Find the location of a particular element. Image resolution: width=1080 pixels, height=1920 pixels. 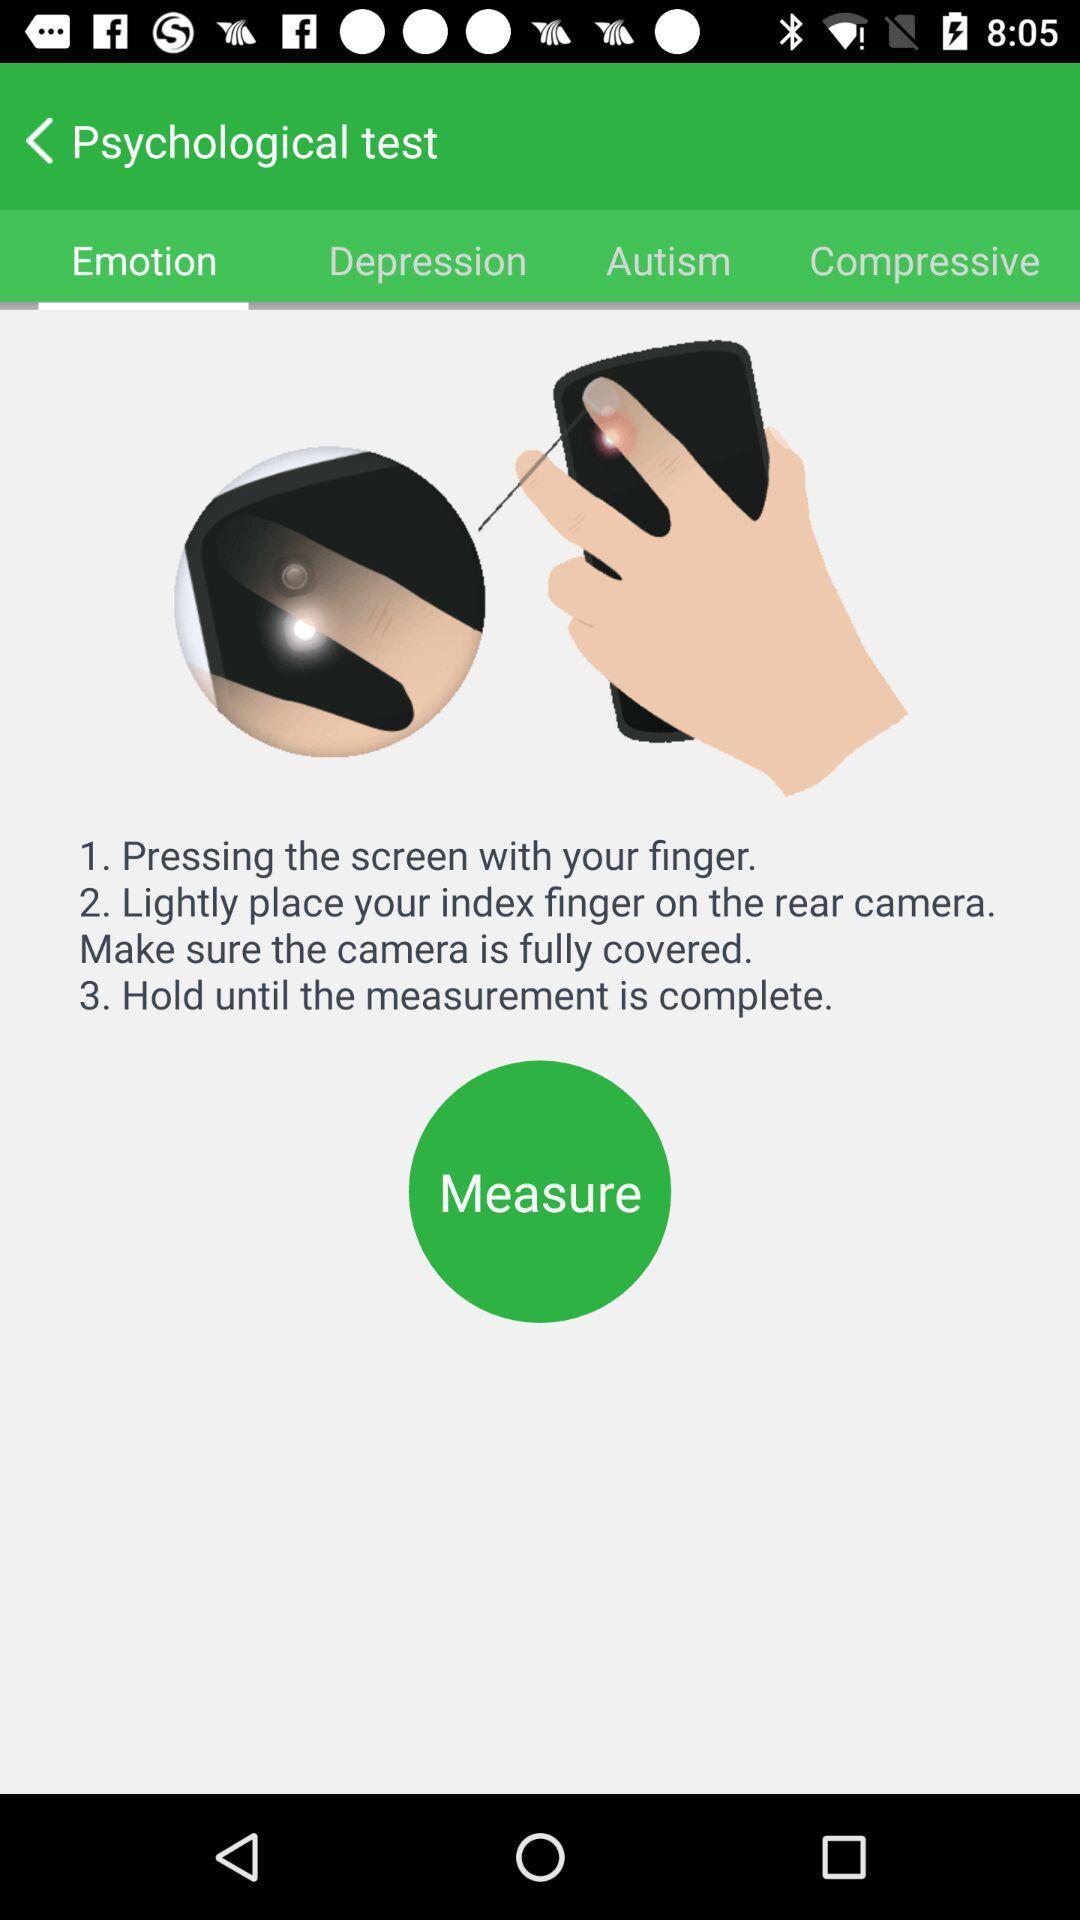

icon below 1 pressing the is located at coordinates (540, 1191).